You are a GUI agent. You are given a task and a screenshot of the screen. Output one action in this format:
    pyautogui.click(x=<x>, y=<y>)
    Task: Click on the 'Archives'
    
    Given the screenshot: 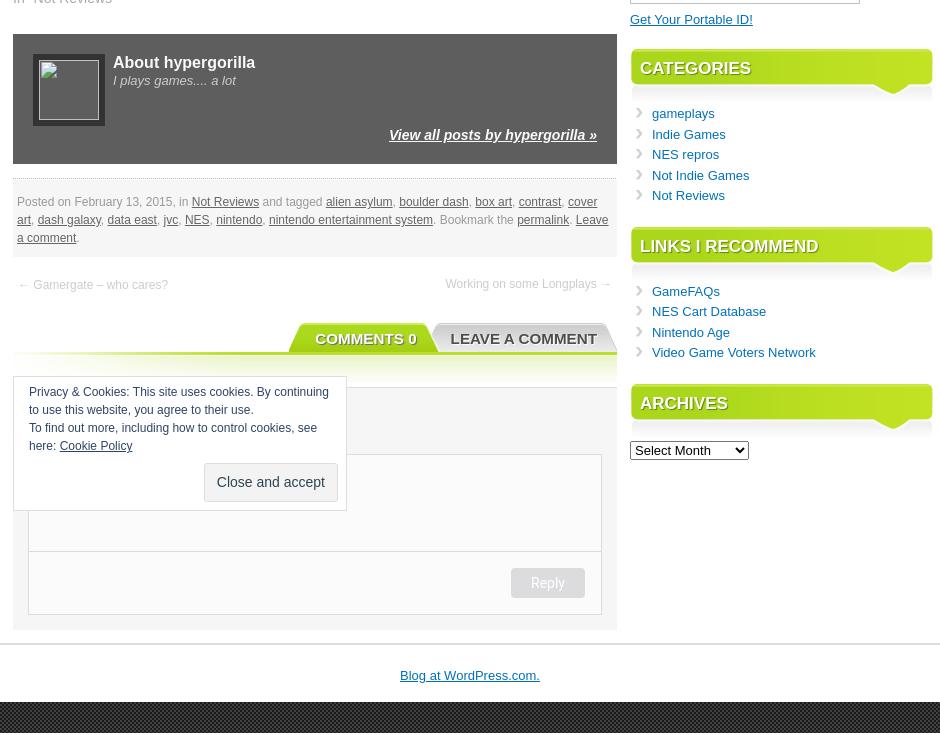 What is the action you would take?
    pyautogui.click(x=682, y=402)
    